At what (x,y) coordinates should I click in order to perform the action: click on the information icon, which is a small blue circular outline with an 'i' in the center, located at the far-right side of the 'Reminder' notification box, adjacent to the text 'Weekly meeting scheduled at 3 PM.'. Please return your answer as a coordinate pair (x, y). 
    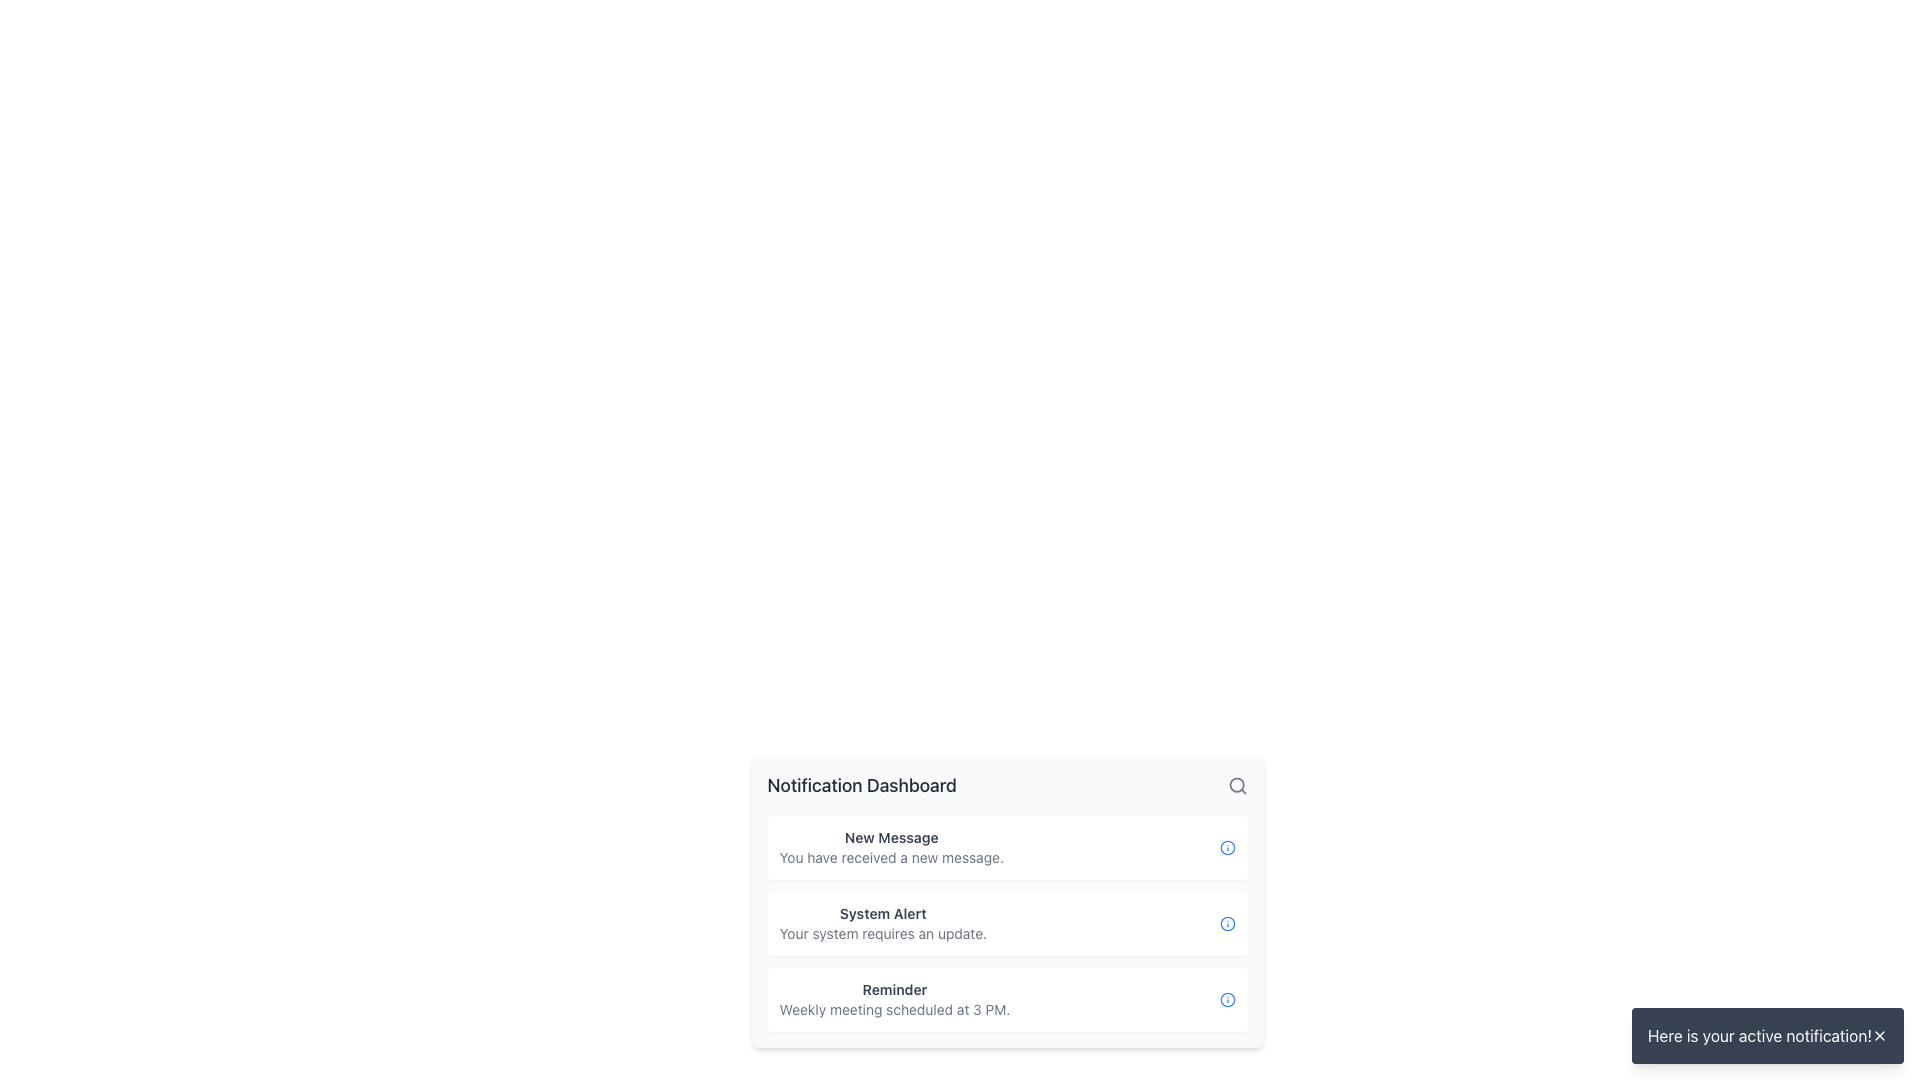
    Looking at the image, I should click on (1226, 999).